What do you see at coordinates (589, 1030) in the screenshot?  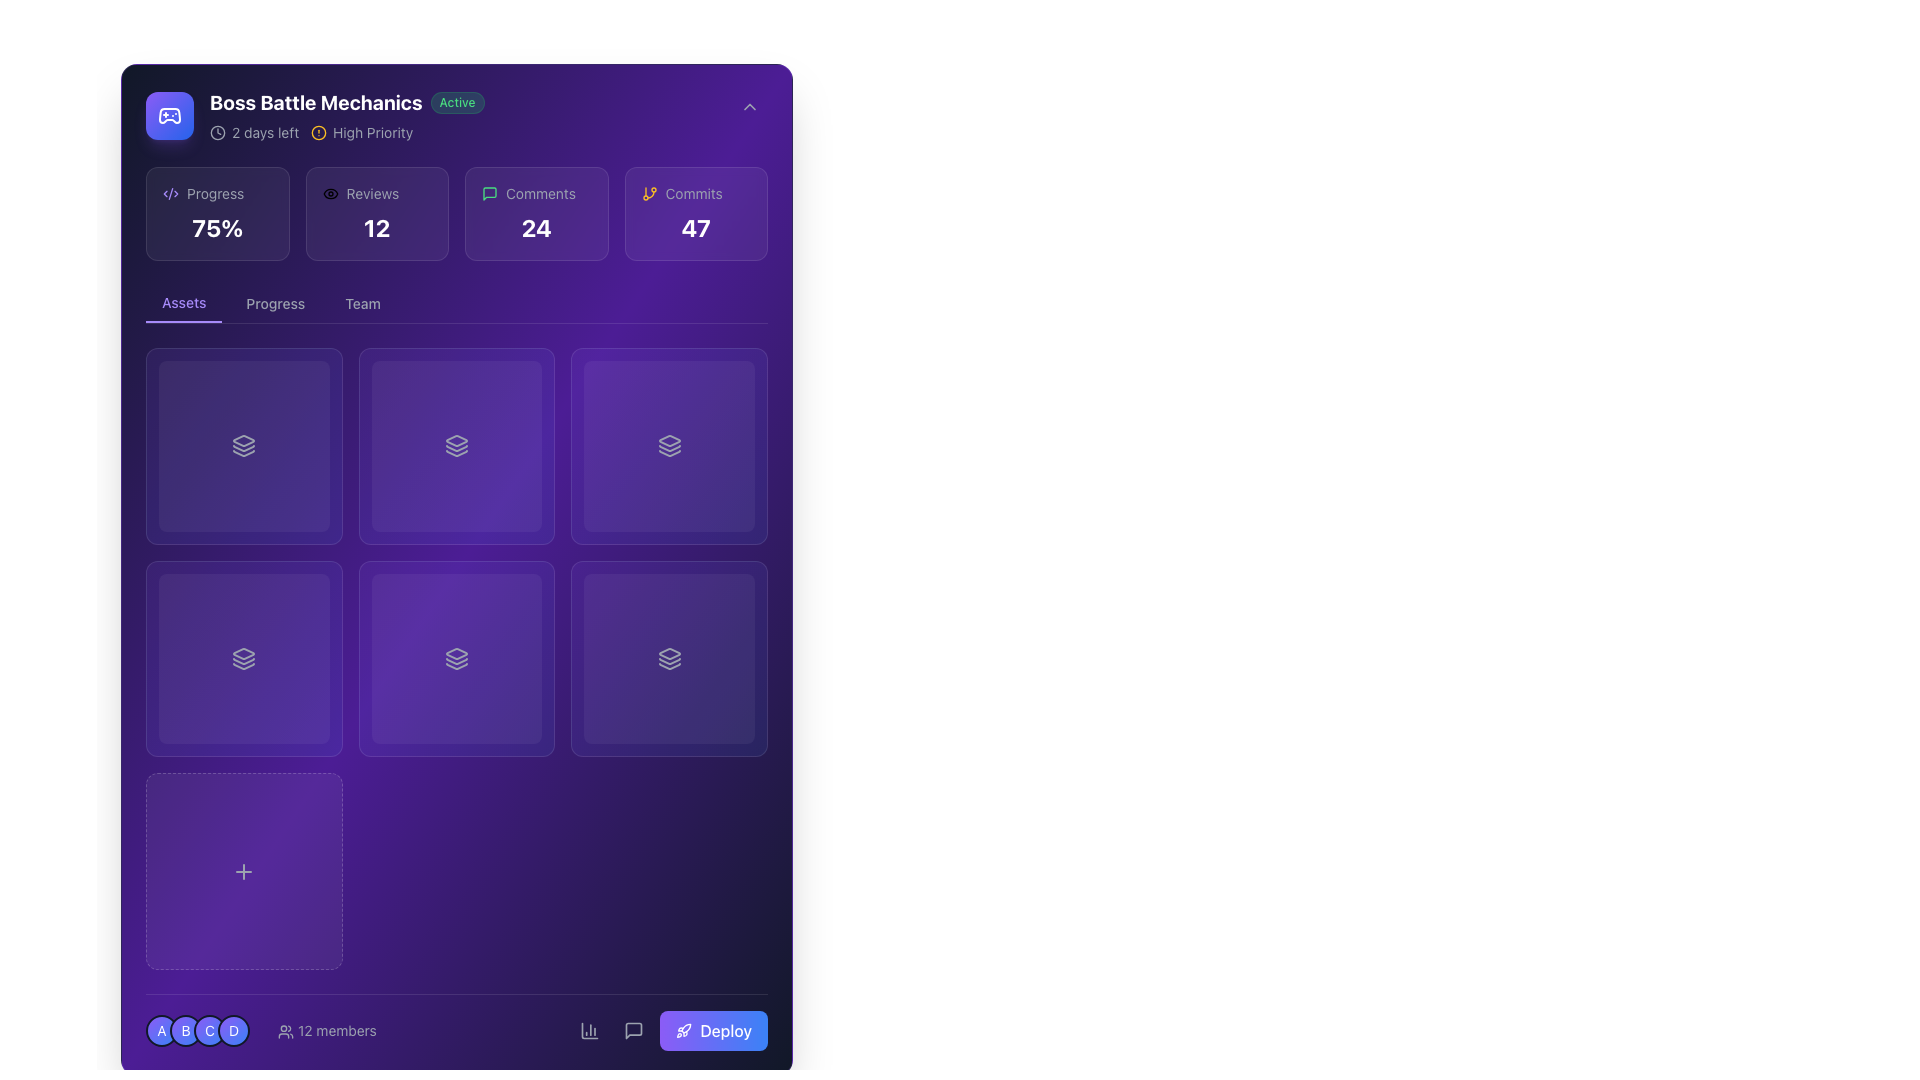 I see `the analytics icon located in the bottom navigation bar, positioned between the 'members' section and the 'Deploy' button` at bounding box center [589, 1030].